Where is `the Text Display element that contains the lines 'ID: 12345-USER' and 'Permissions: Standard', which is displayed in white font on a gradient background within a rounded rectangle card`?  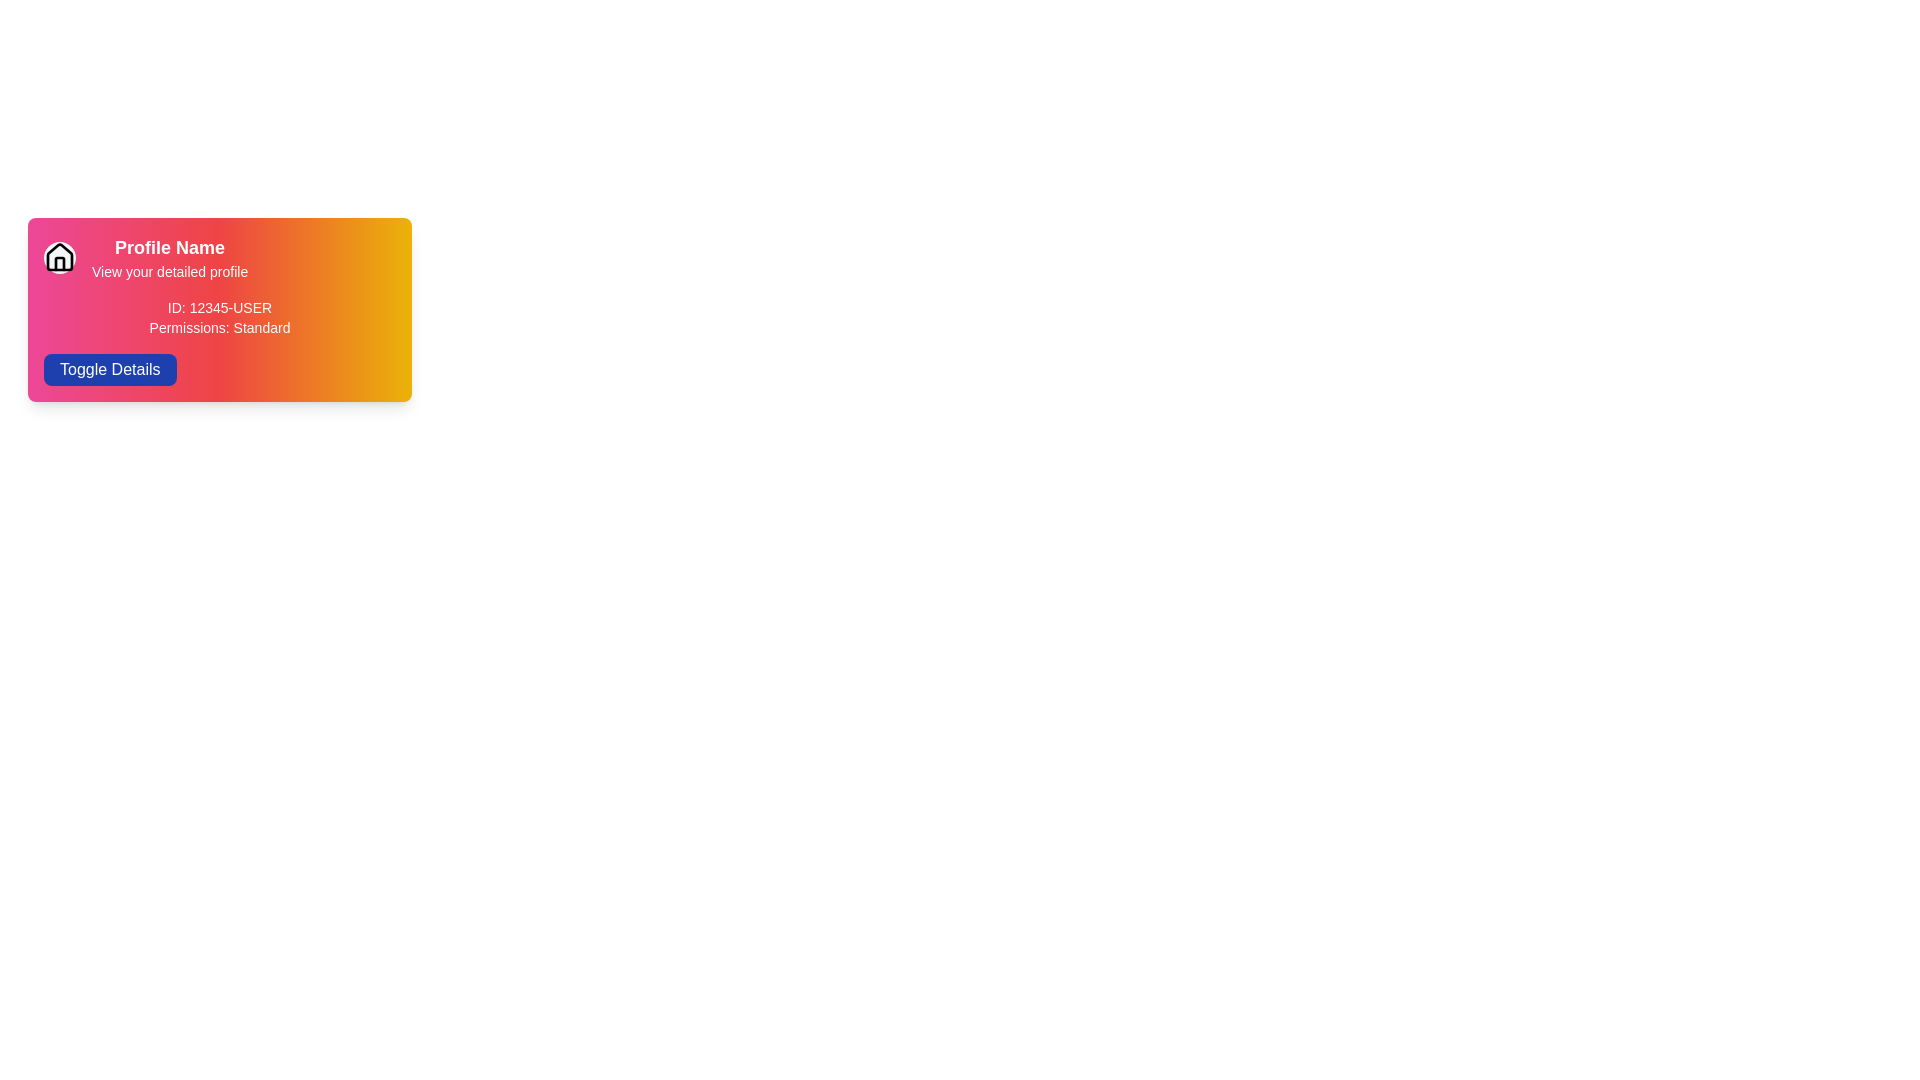
the Text Display element that contains the lines 'ID: 12345-USER' and 'Permissions: Standard', which is displayed in white font on a gradient background within a rounded rectangle card is located at coordinates (220, 316).